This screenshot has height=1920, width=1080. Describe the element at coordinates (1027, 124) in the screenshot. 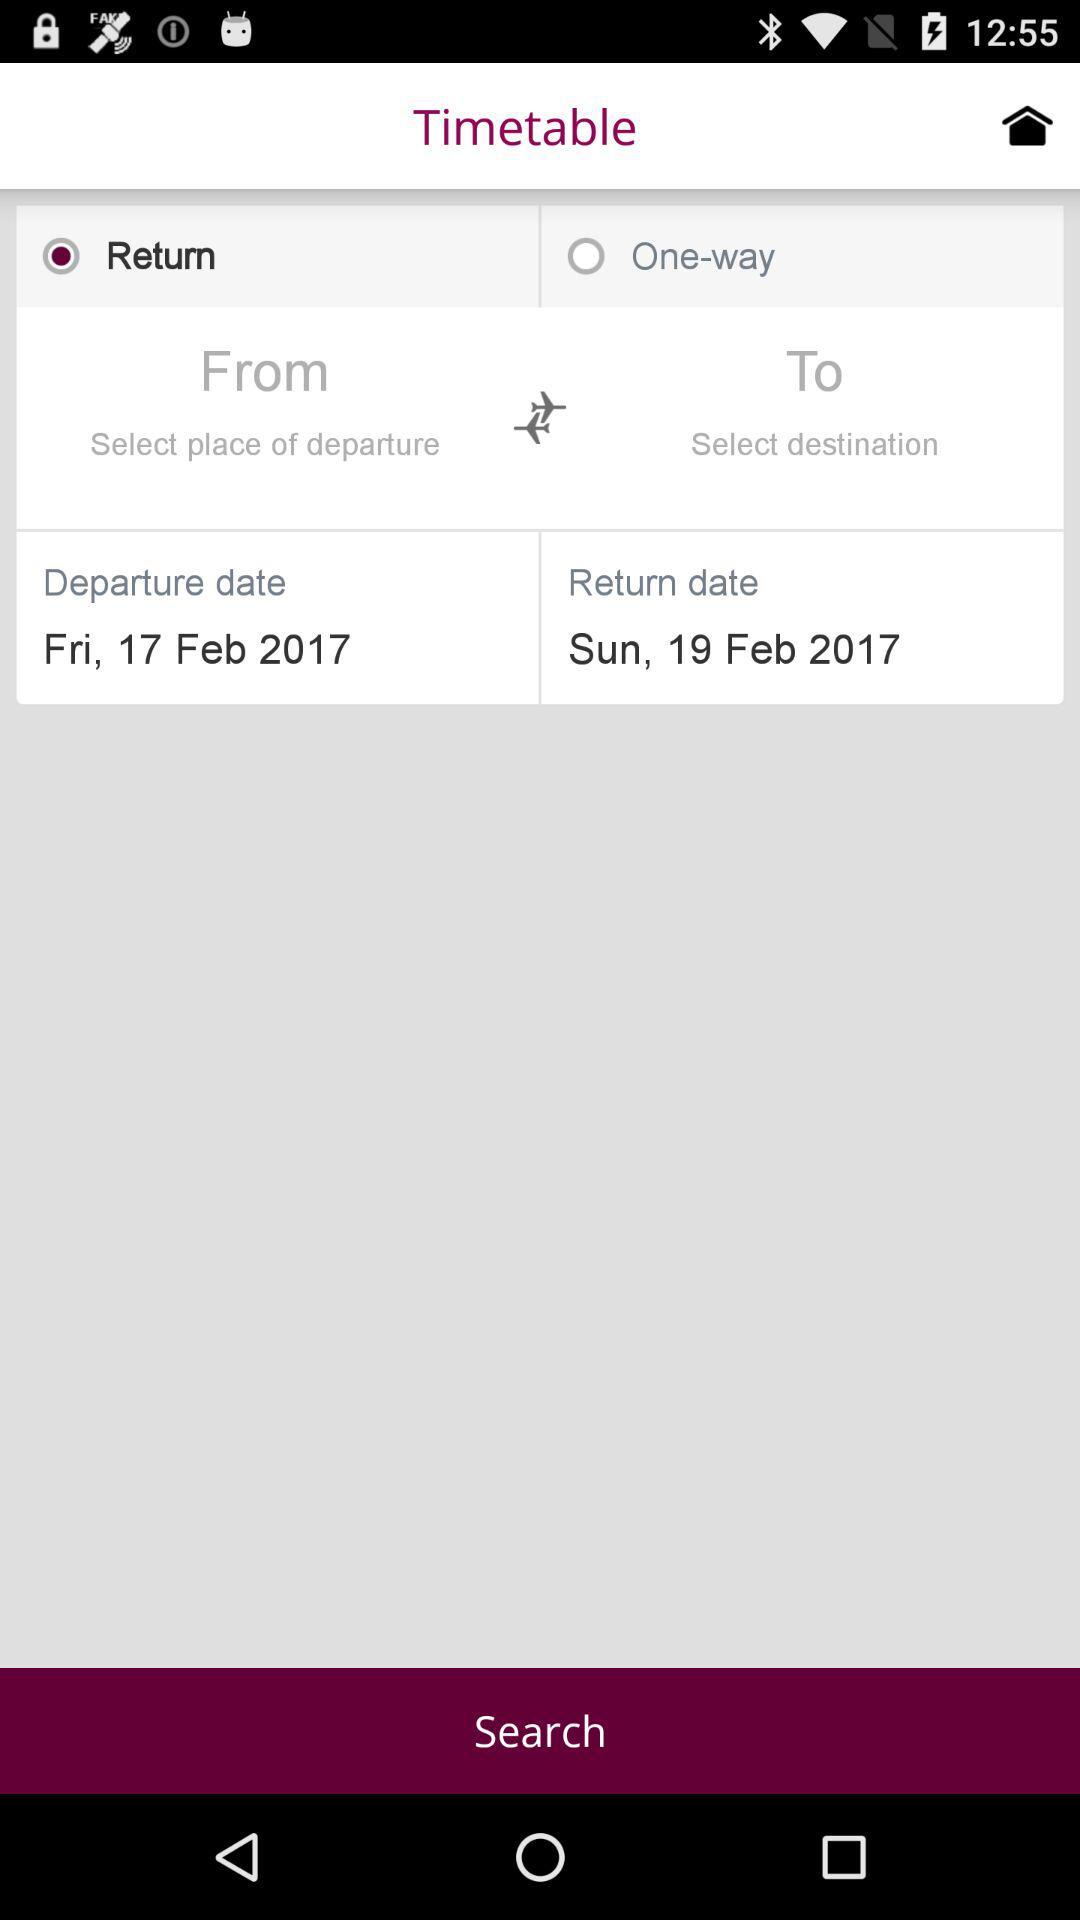

I see `return to homepage` at that location.